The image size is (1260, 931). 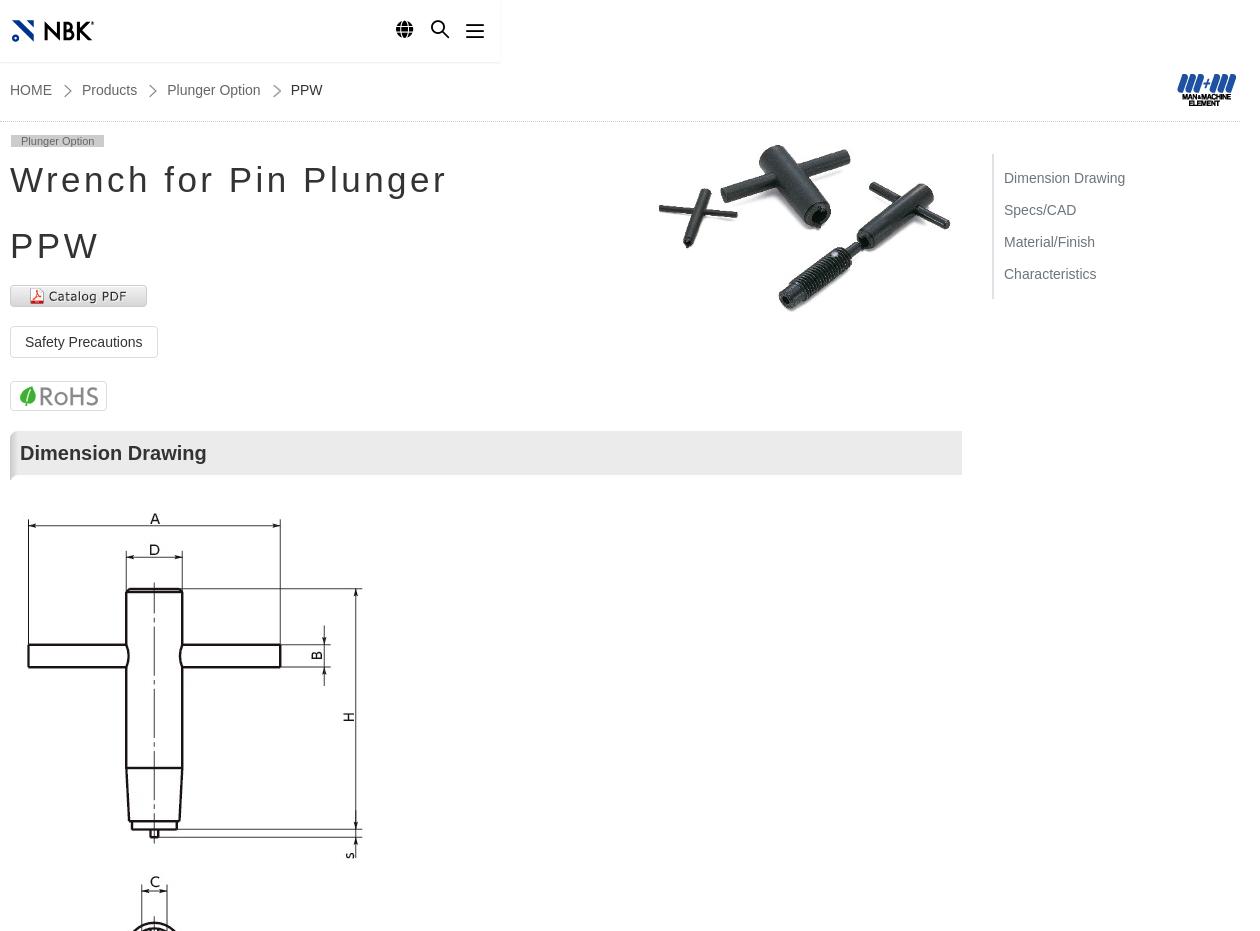 I want to click on 'HOME', so click(x=30, y=90).